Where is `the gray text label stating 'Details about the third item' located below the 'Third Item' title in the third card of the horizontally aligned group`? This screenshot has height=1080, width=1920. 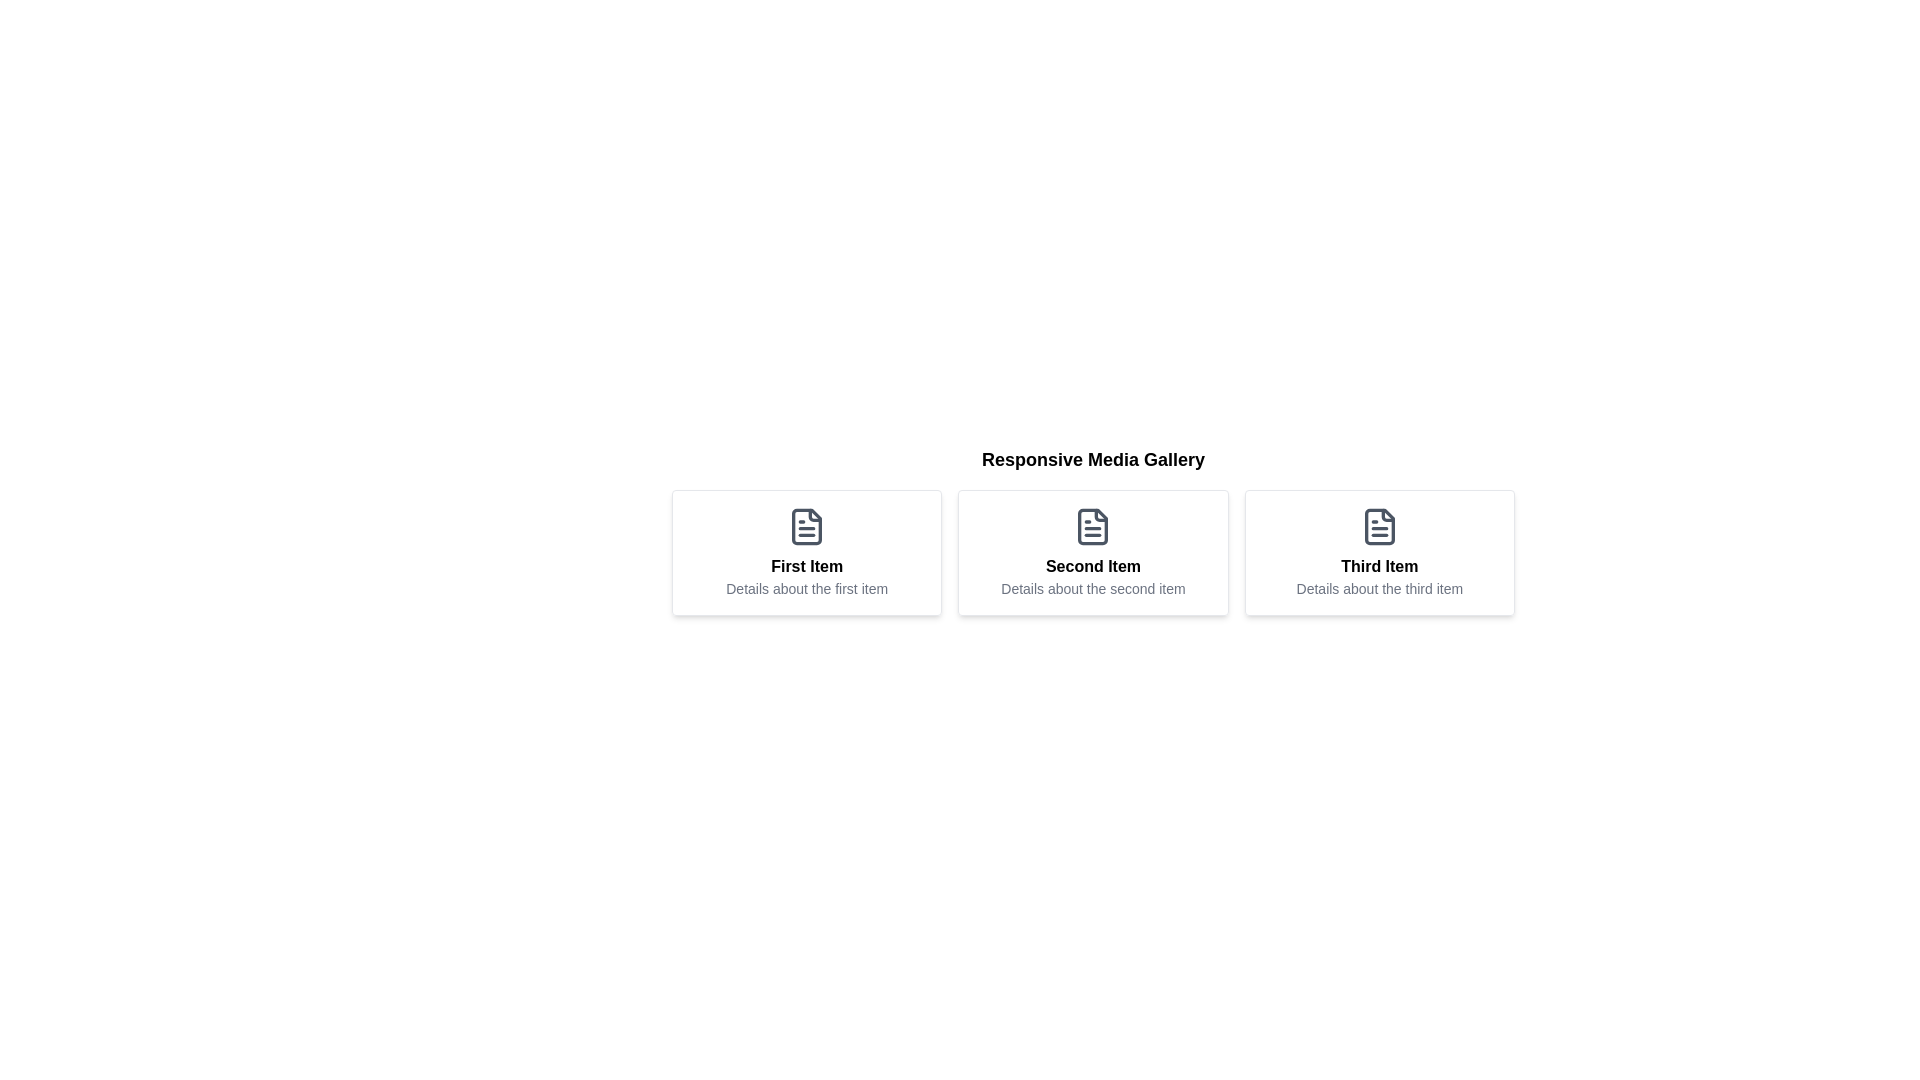
the gray text label stating 'Details about the third item' located below the 'Third Item' title in the third card of the horizontally aligned group is located at coordinates (1378, 588).